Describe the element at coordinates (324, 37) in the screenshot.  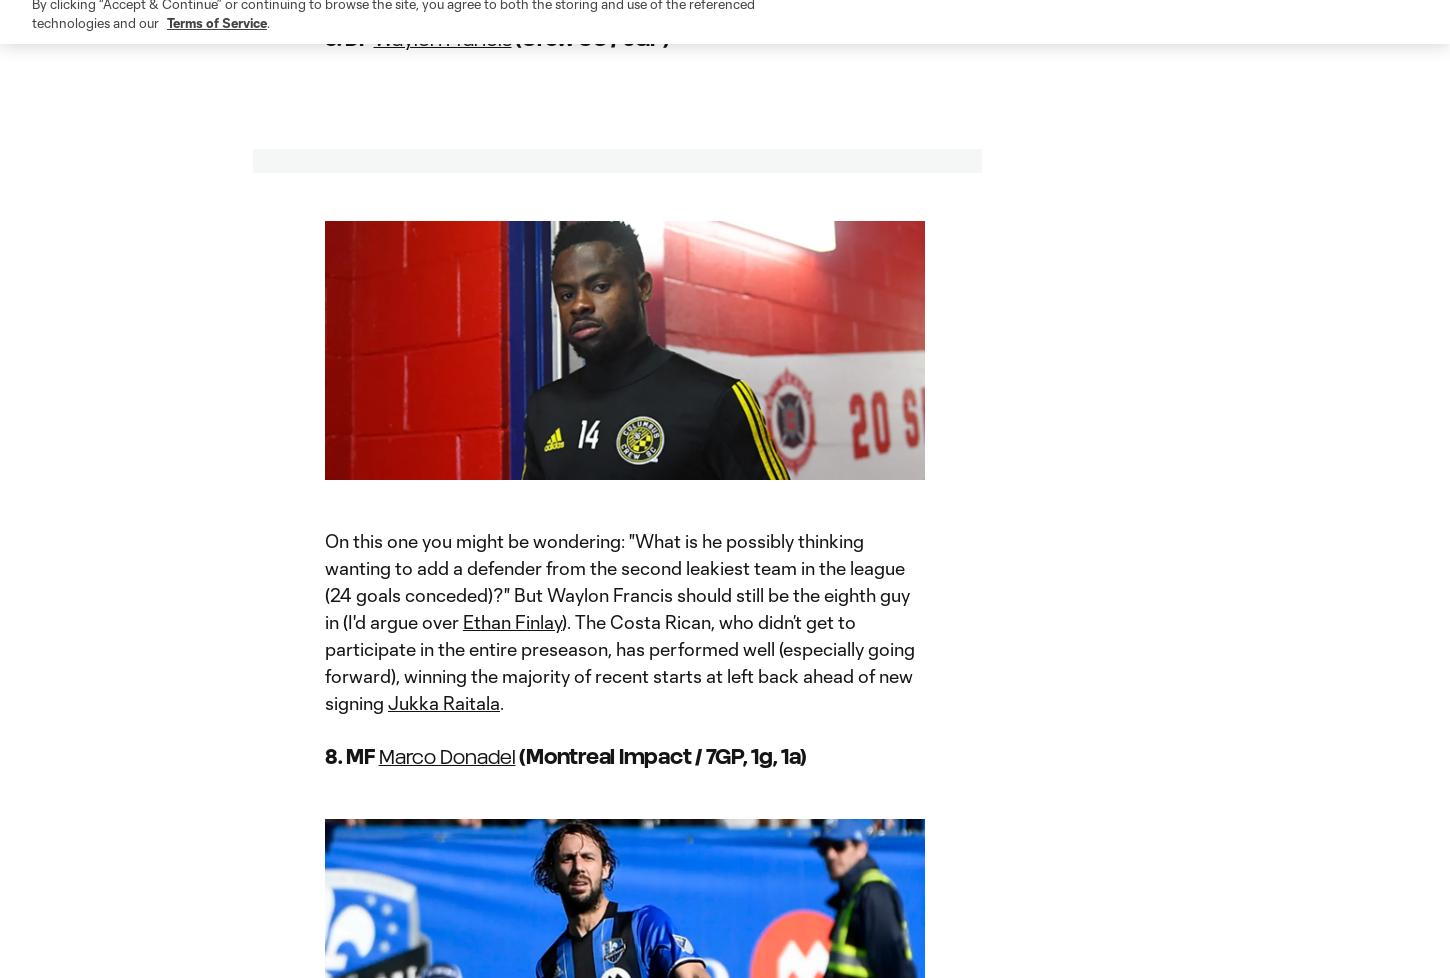
I see `'9. DF'` at that location.